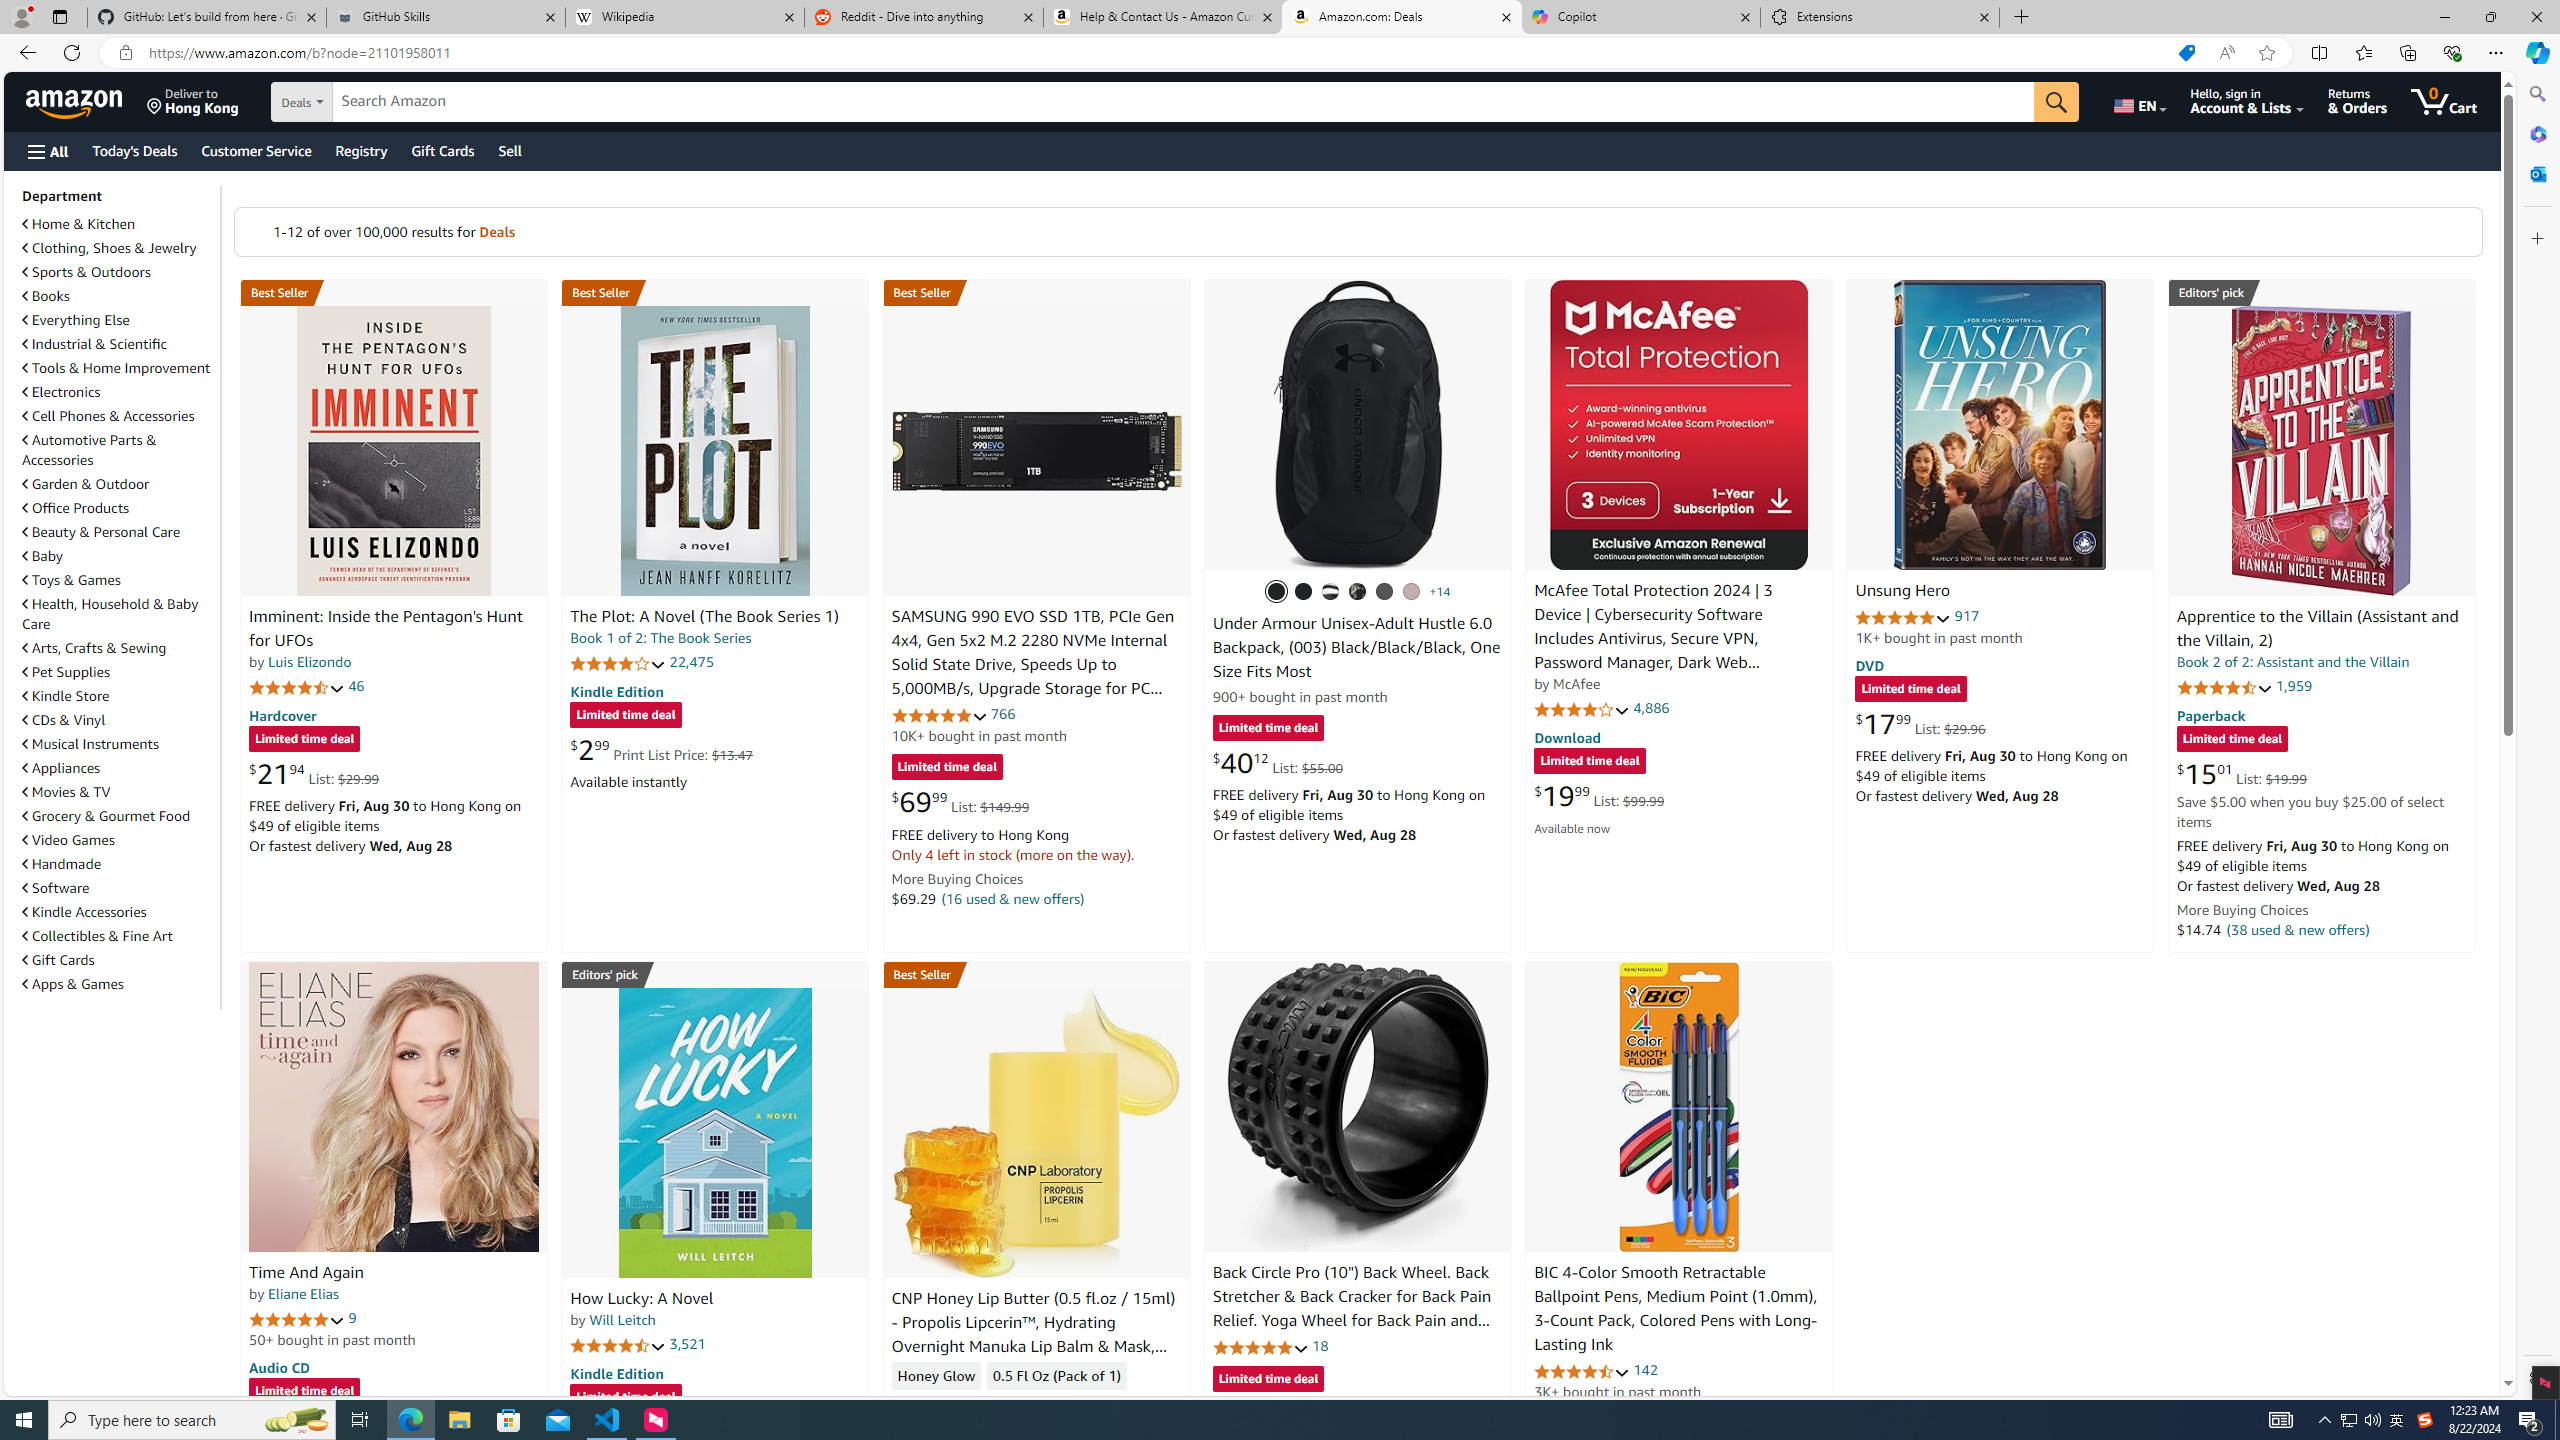 The image size is (2560, 1440). Describe the element at coordinates (118, 222) in the screenshot. I see `'Home & Kitchen'` at that location.